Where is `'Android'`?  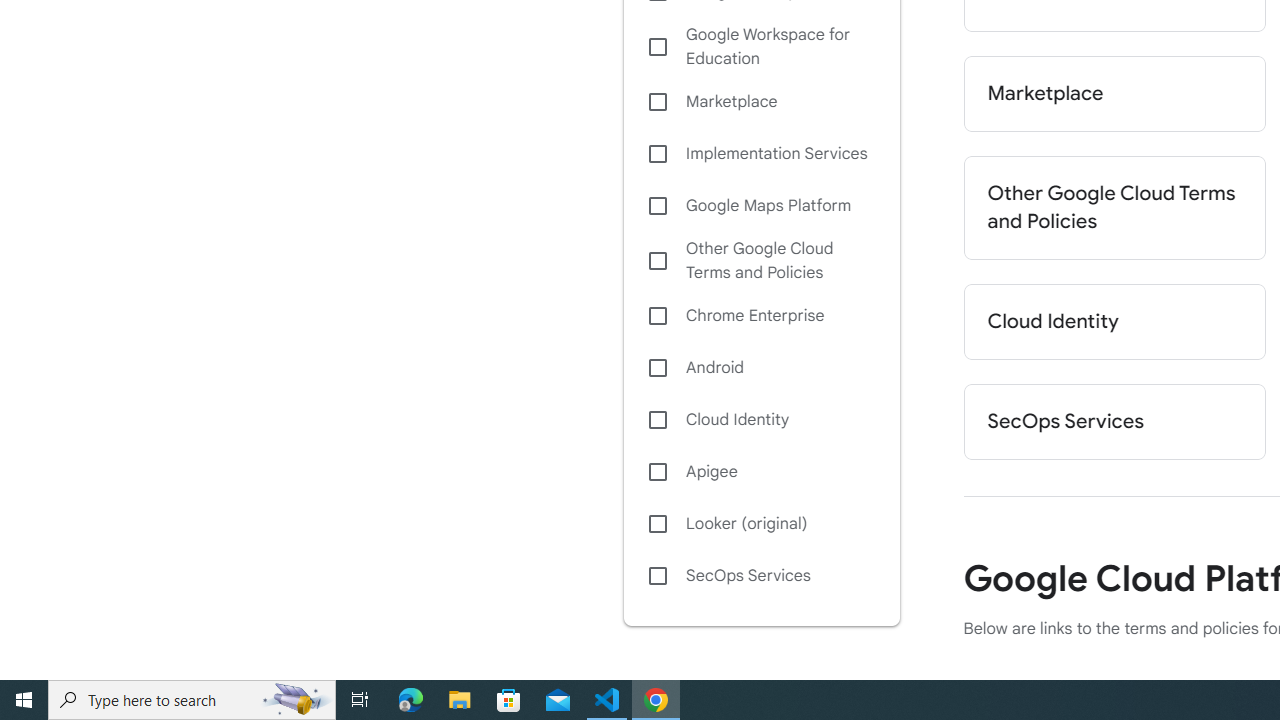
'Android' is located at coordinates (760, 367).